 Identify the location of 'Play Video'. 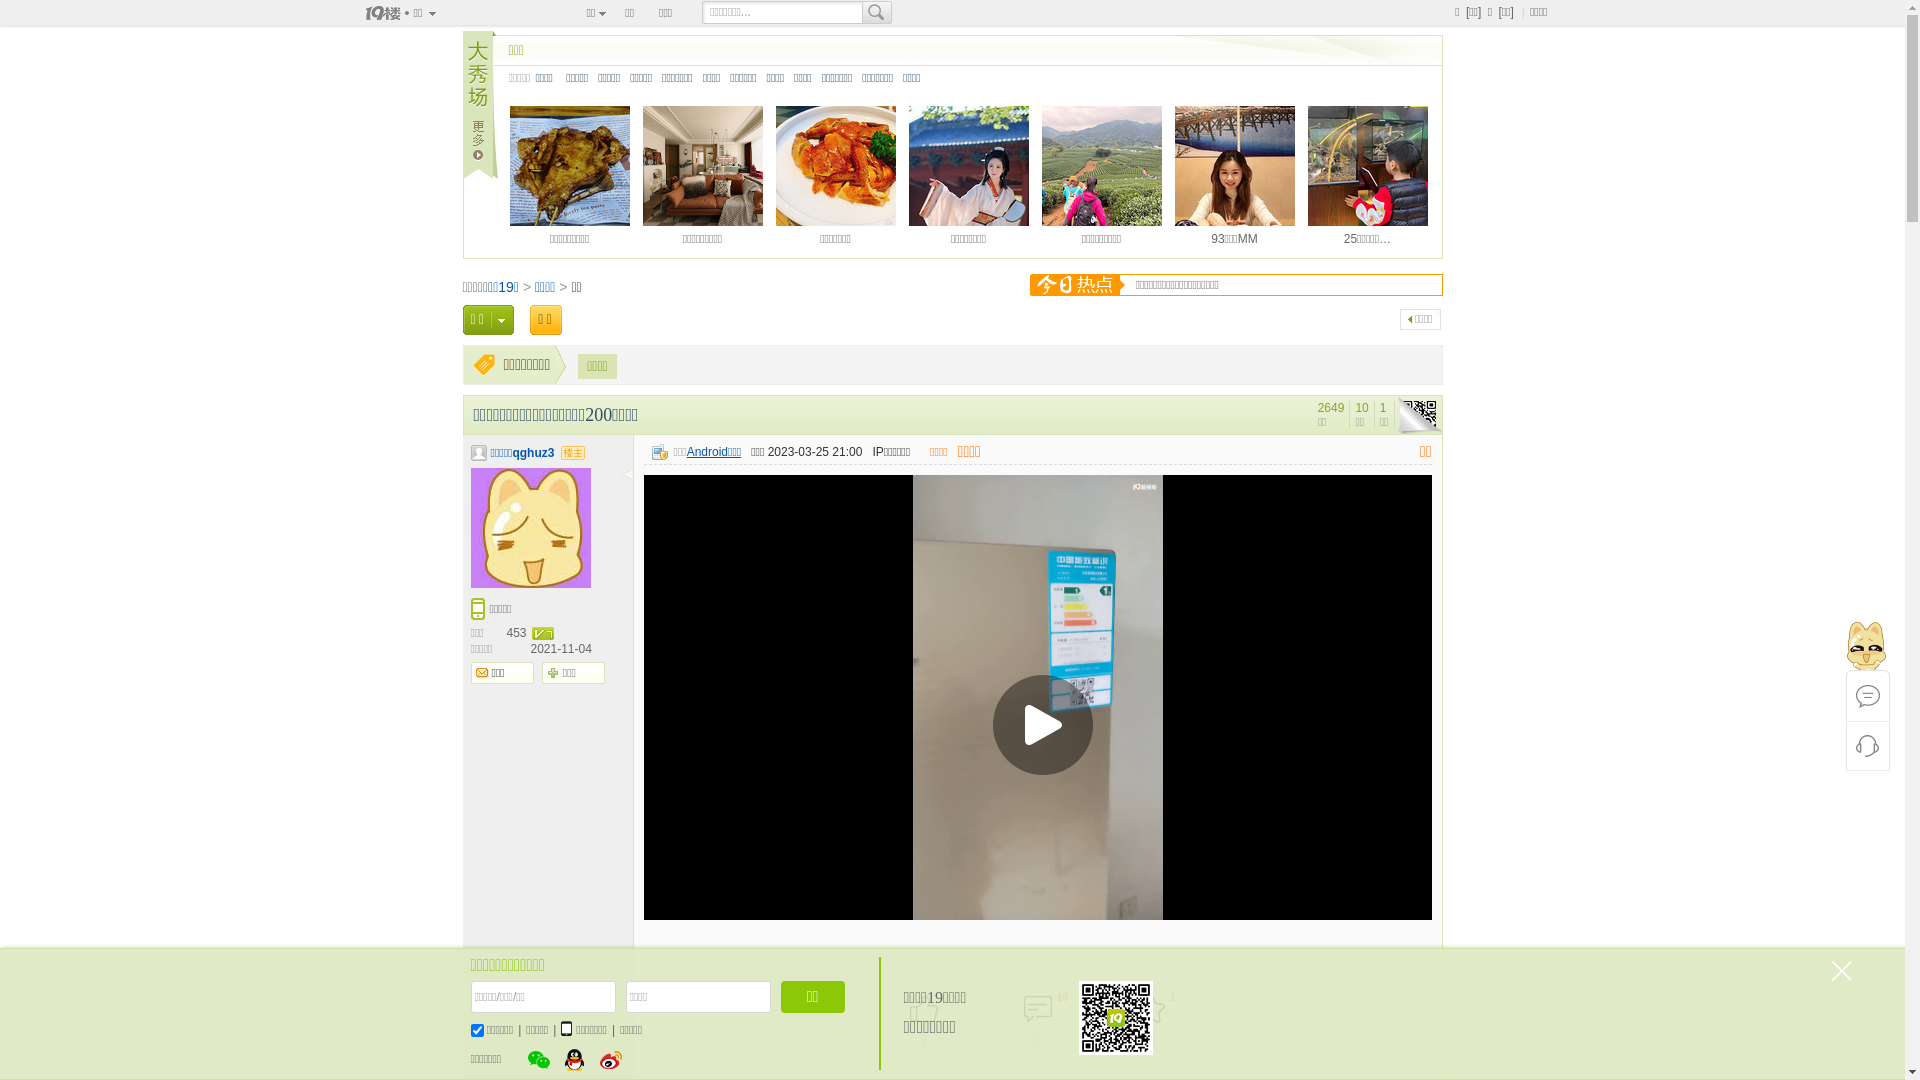
(1040, 725).